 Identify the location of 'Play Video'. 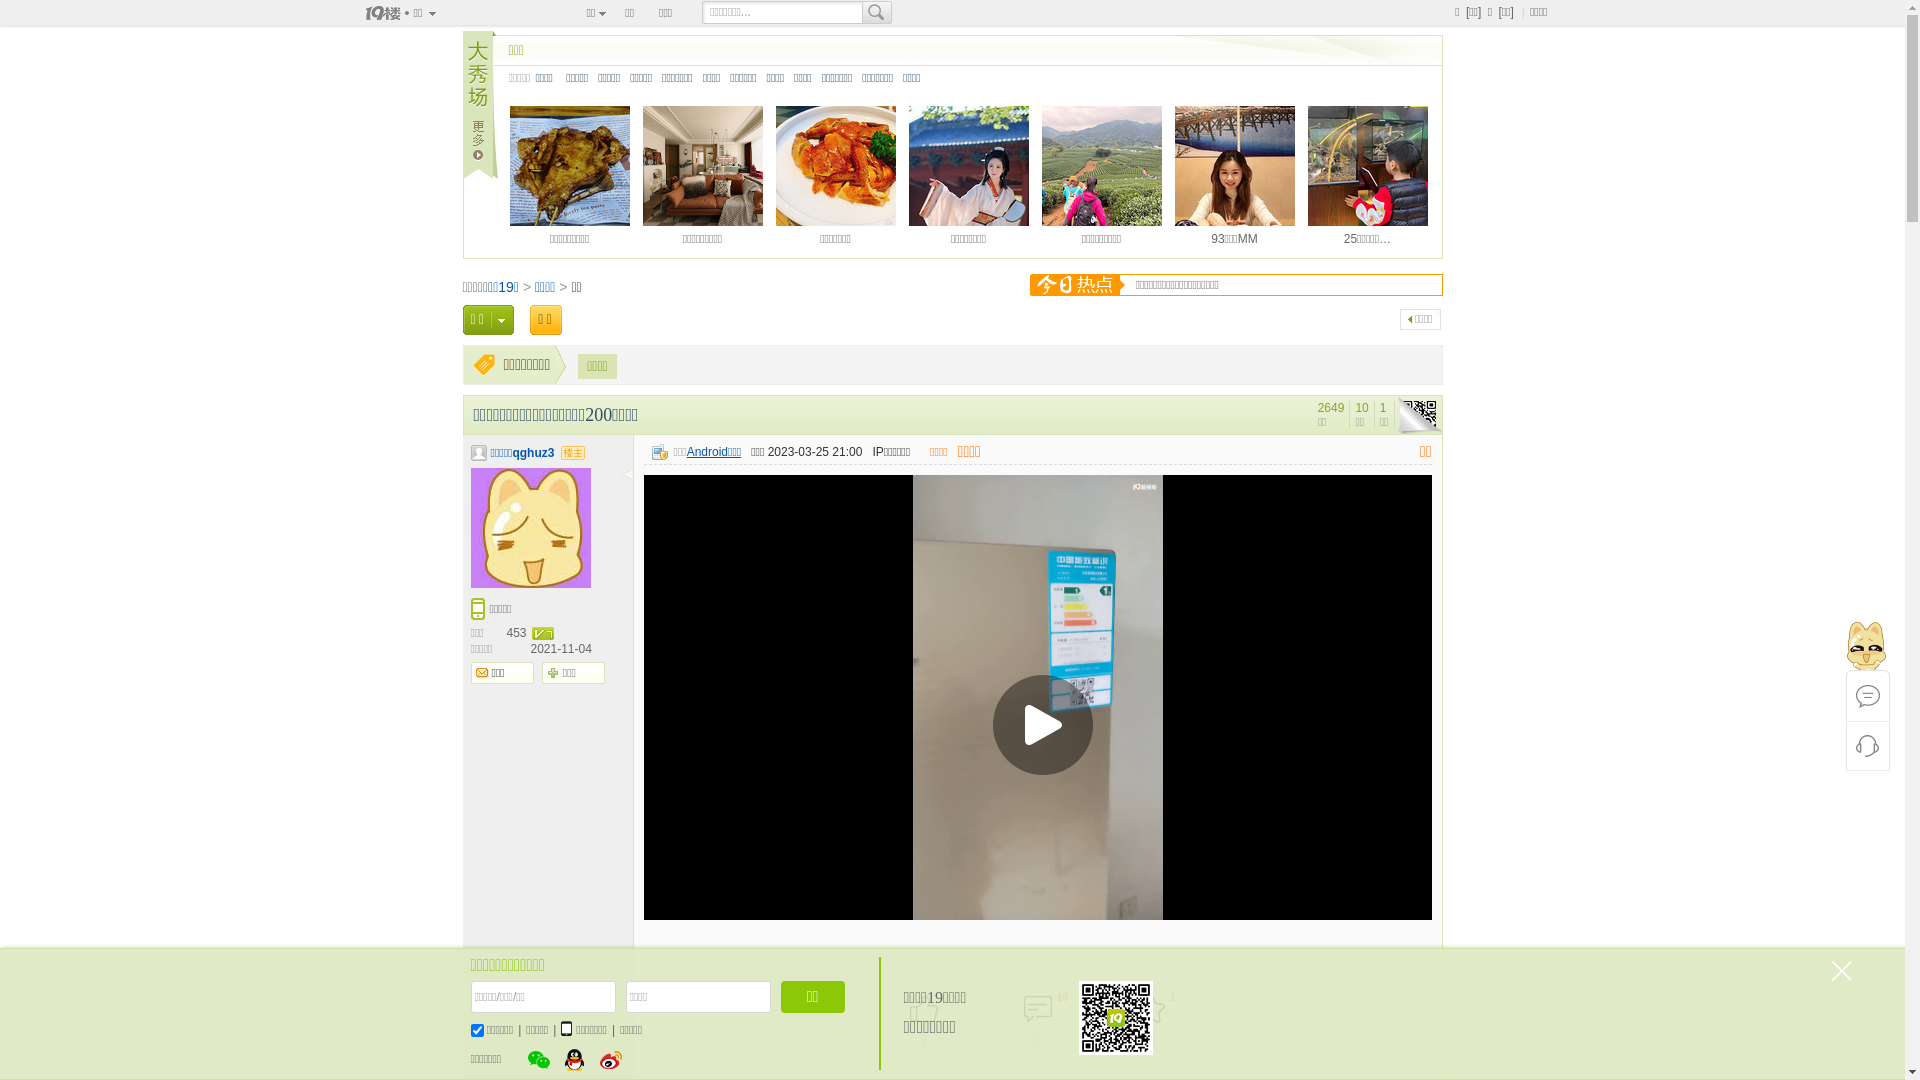
(1040, 725).